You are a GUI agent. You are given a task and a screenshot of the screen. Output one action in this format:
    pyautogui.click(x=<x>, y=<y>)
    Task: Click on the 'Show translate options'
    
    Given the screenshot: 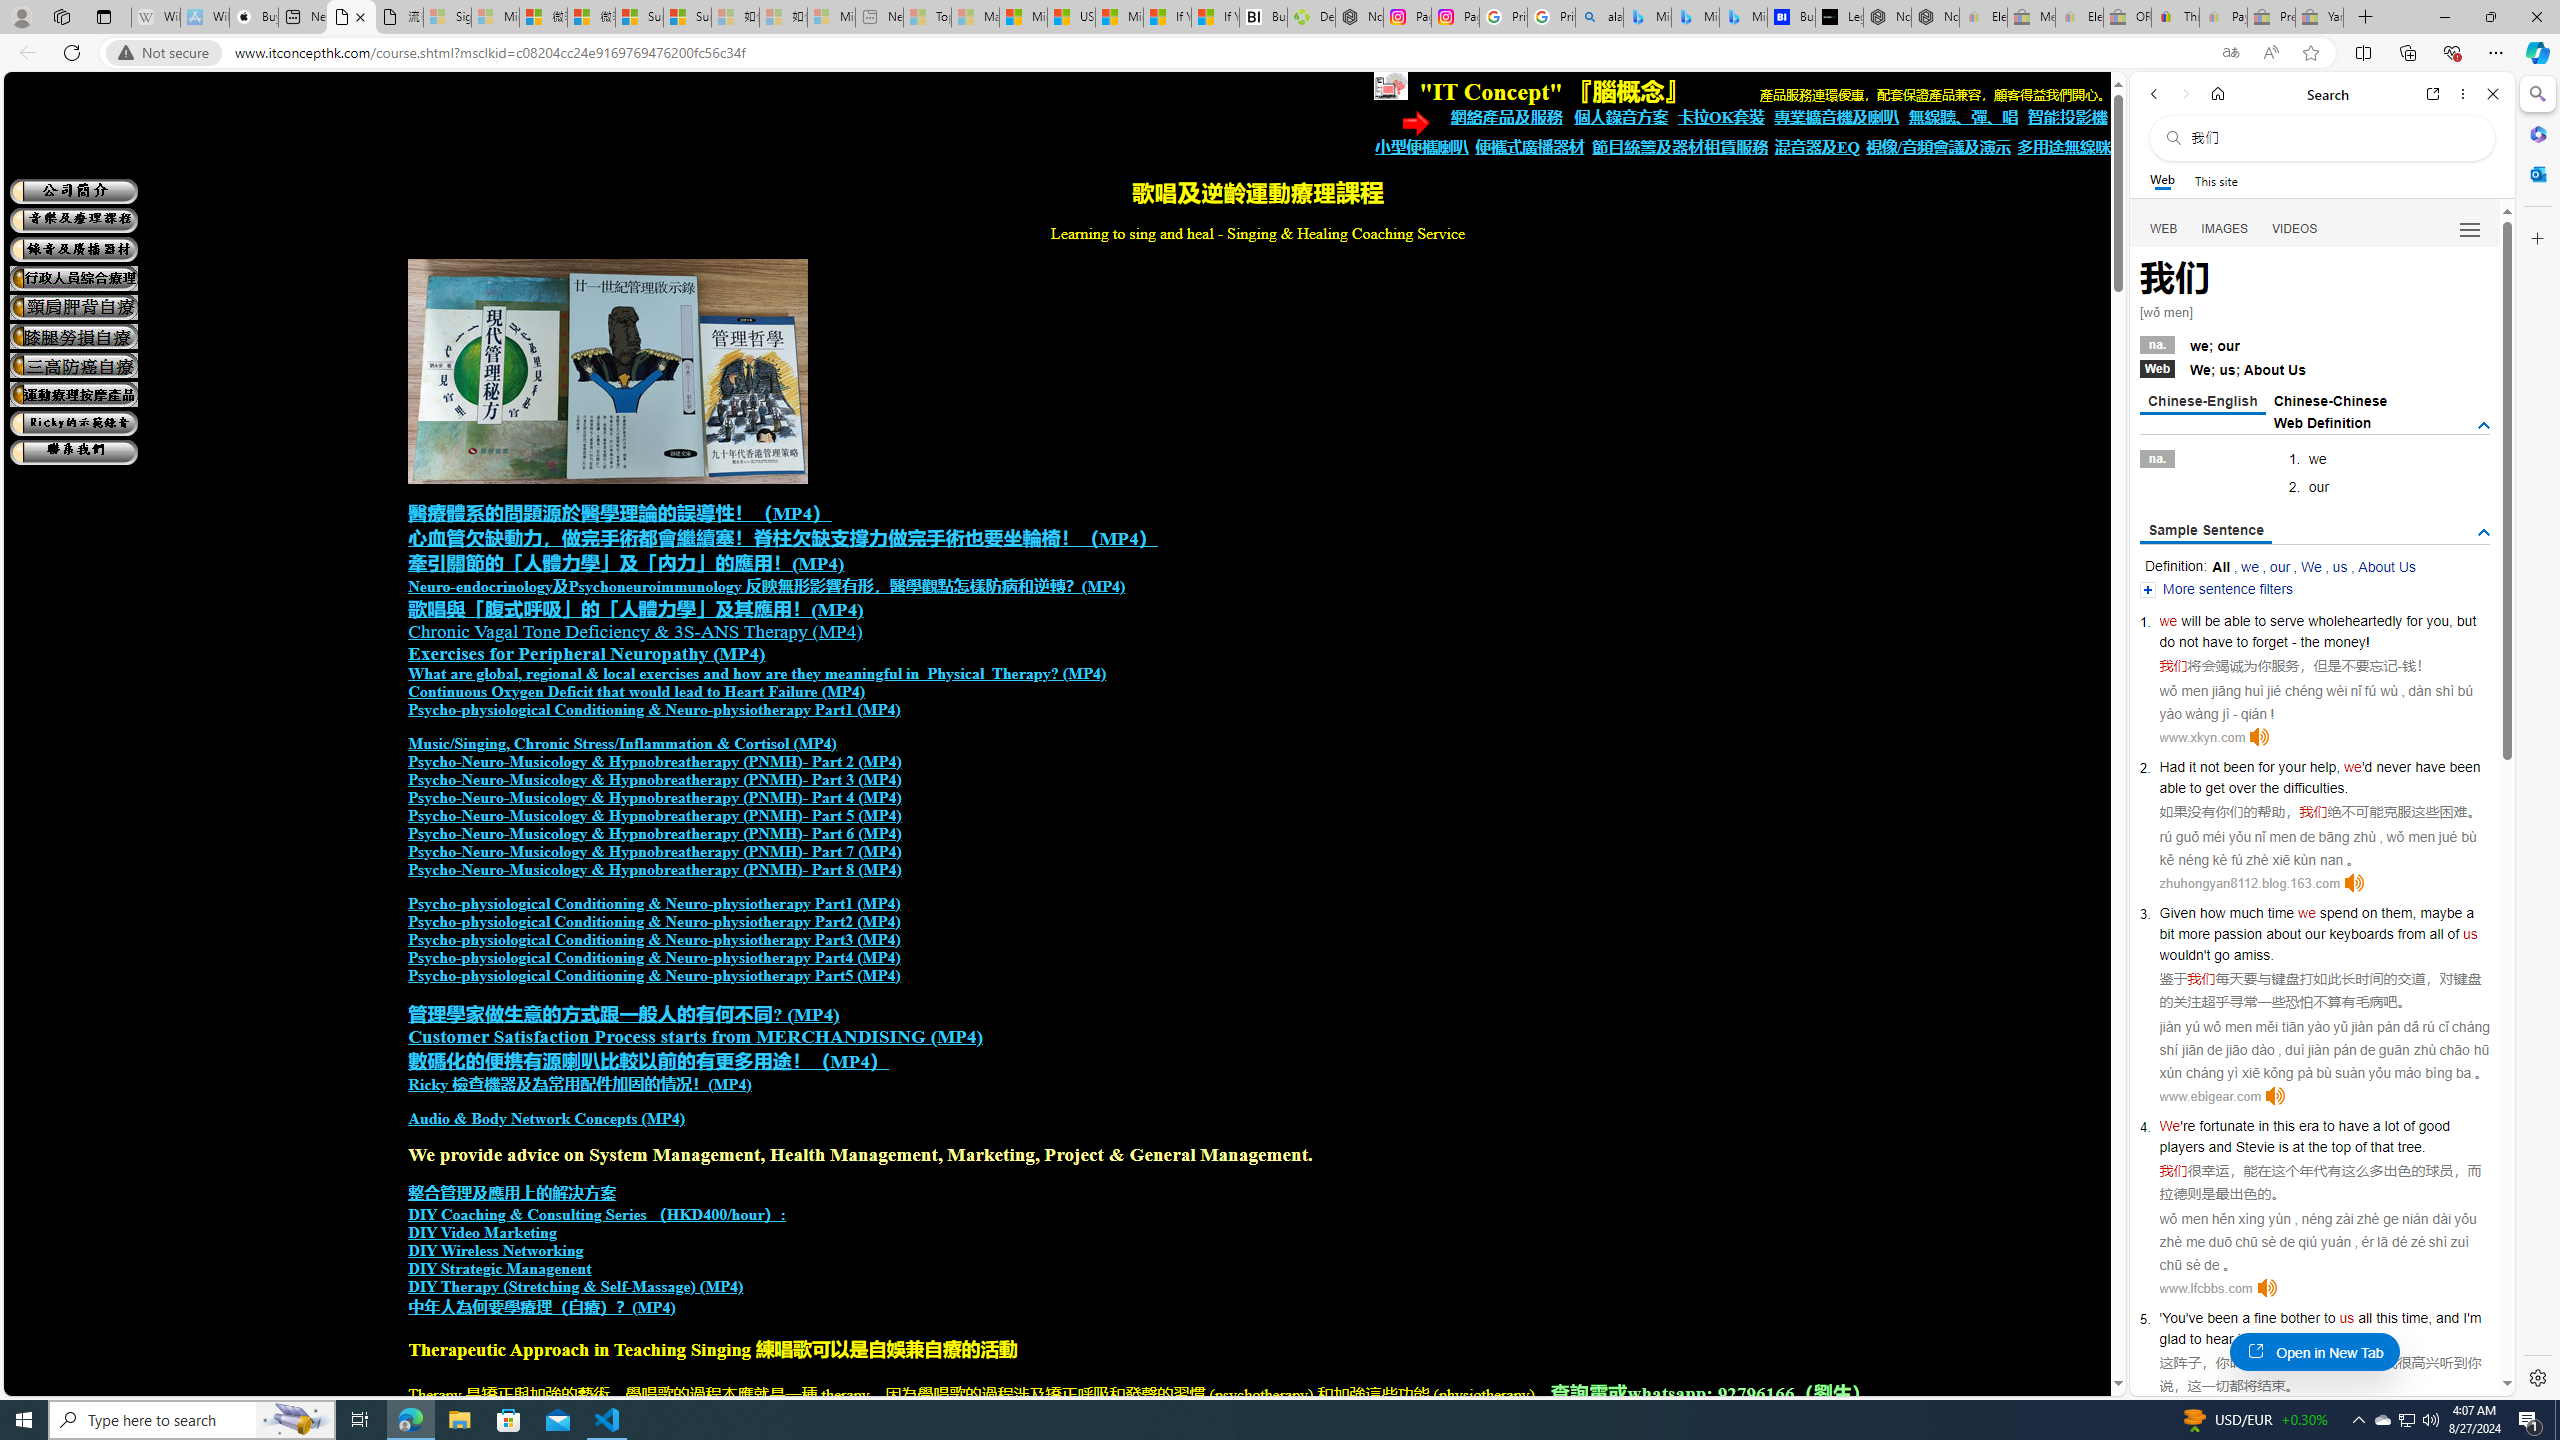 What is the action you would take?
    pyautogui.click(x=2230, y=53)
    